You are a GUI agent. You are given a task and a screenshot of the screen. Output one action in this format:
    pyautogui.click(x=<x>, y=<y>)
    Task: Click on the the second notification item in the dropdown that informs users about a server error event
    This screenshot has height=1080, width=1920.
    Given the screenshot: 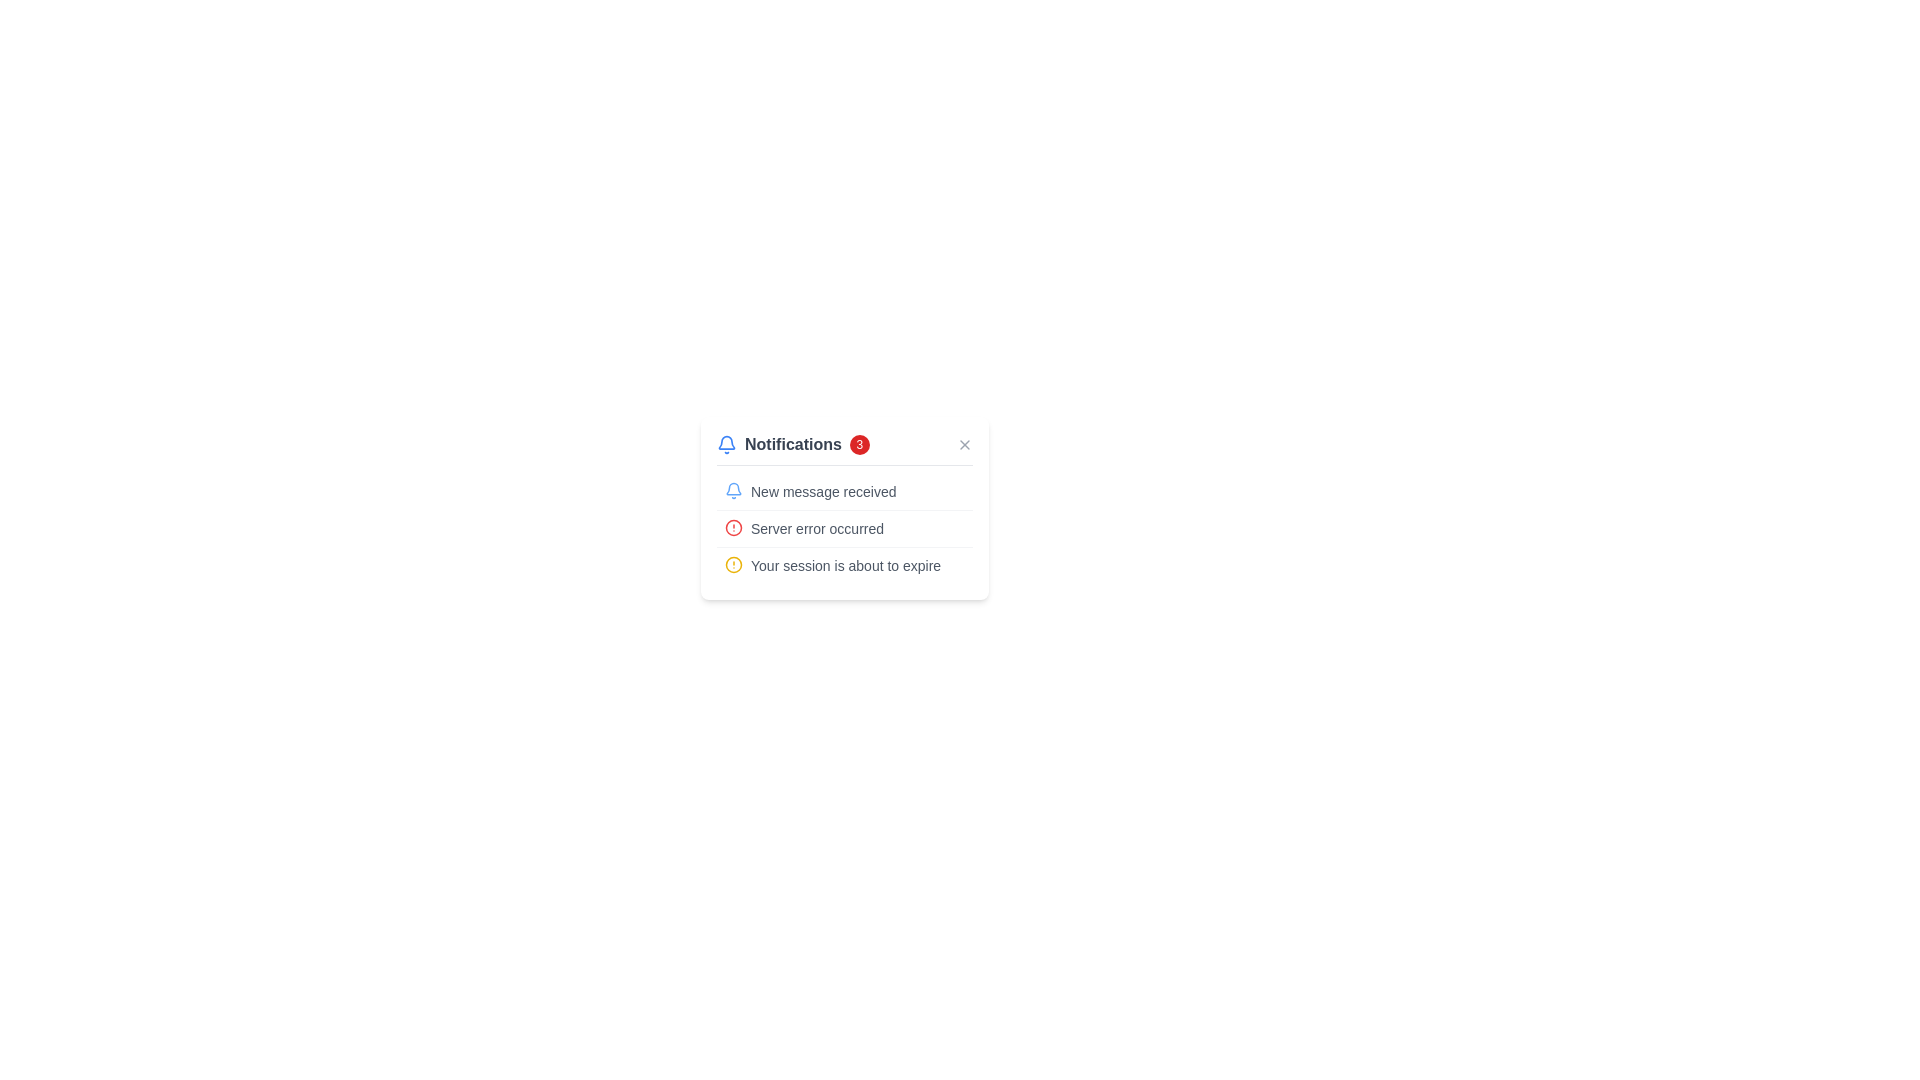 What is the action you would take?
    pyautogui.click(x=844, y=527)
    